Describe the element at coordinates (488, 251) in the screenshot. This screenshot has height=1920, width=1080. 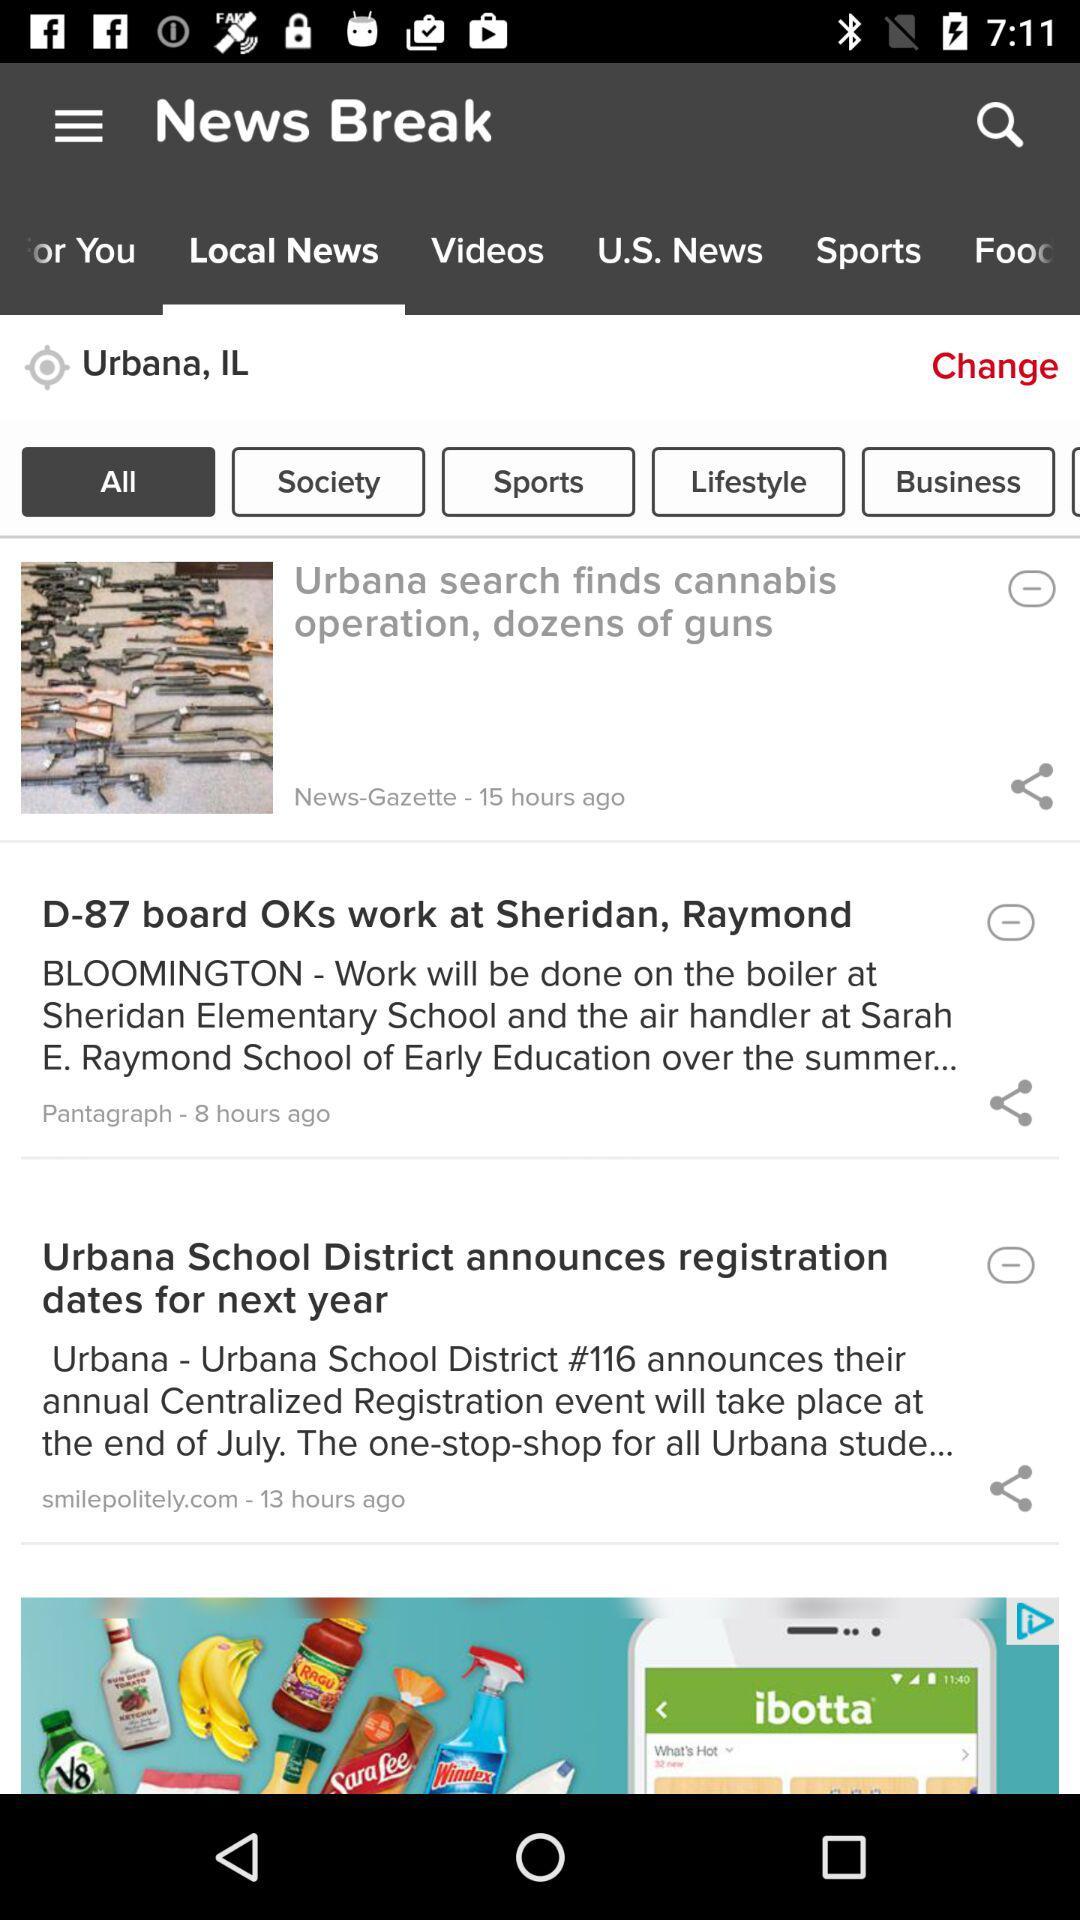
I see `the third button on the top menu bar` at that location.